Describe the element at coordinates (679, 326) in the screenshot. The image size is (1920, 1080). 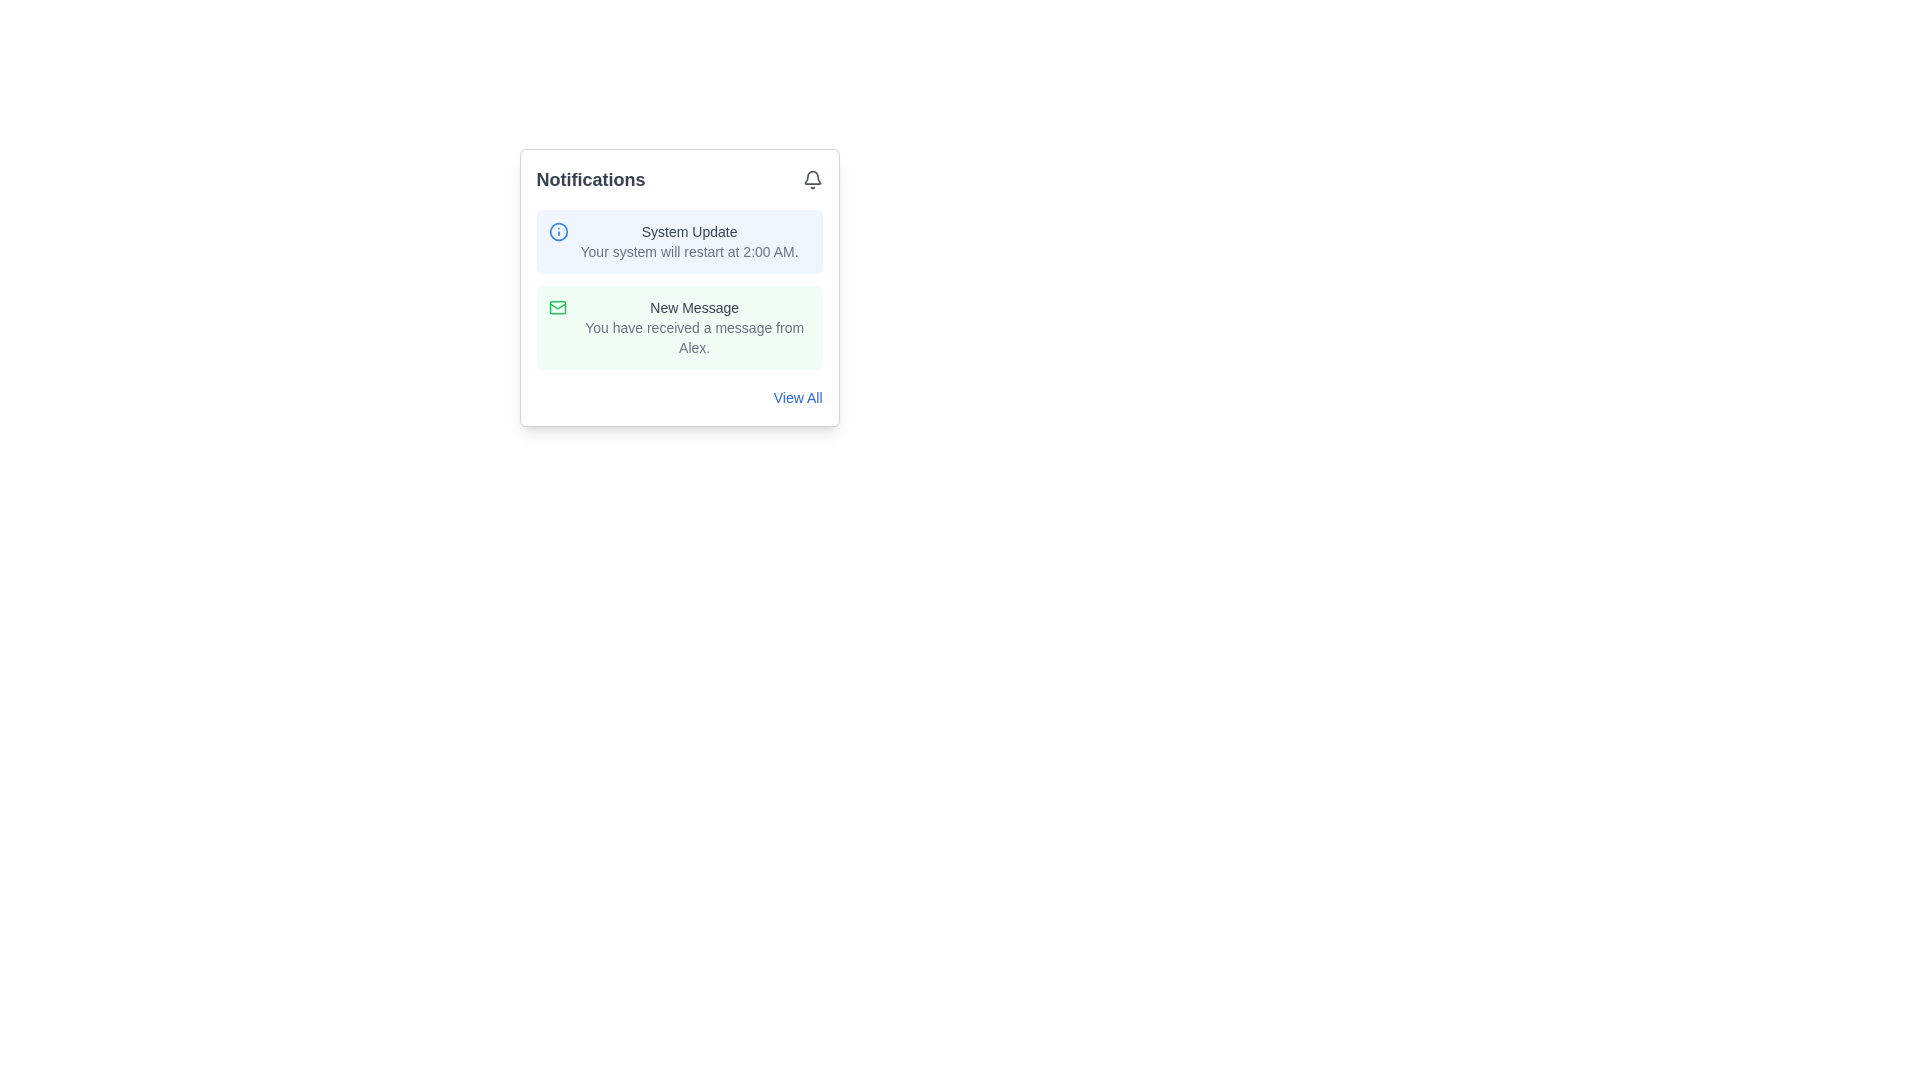
I see `notification content from the notification card informing about a new message received from Alex, which is the second notification below the first one in the notification panel` at that location.